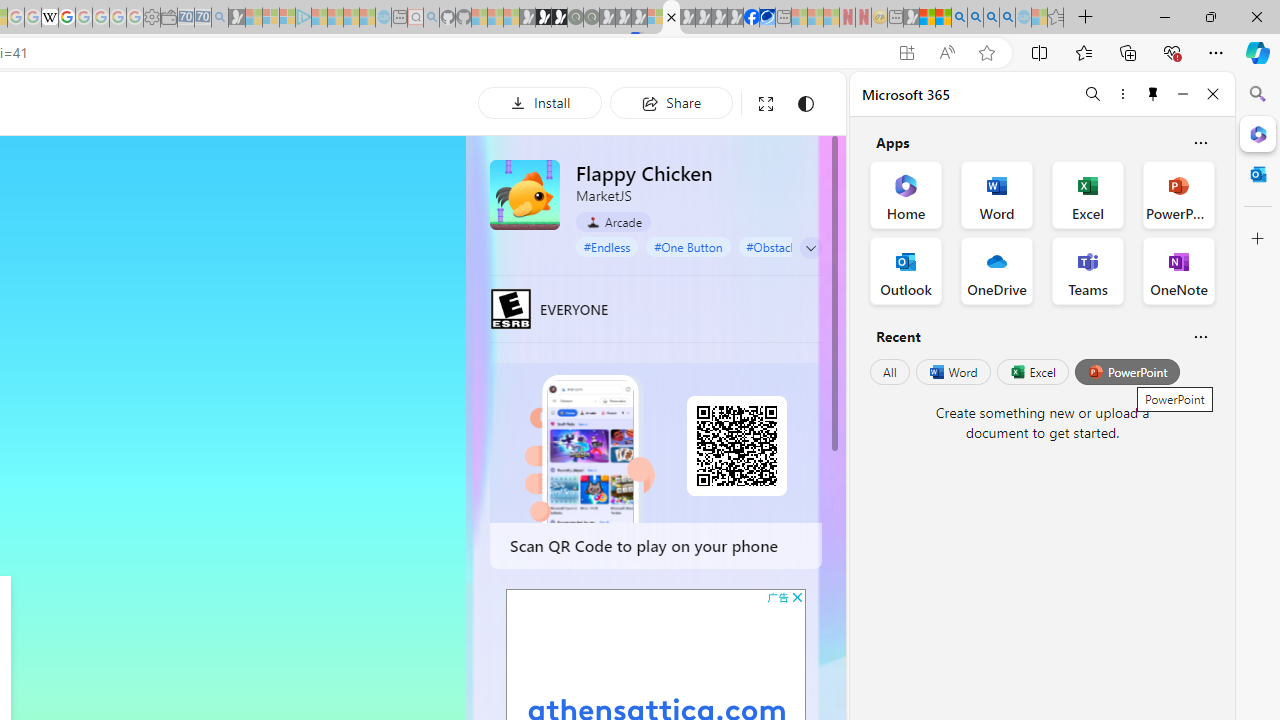 The image size is (1280, 720). Describe the element at coordinates (791, 245) in the screenshot. I see `'#Obstacle Course'` at that location.